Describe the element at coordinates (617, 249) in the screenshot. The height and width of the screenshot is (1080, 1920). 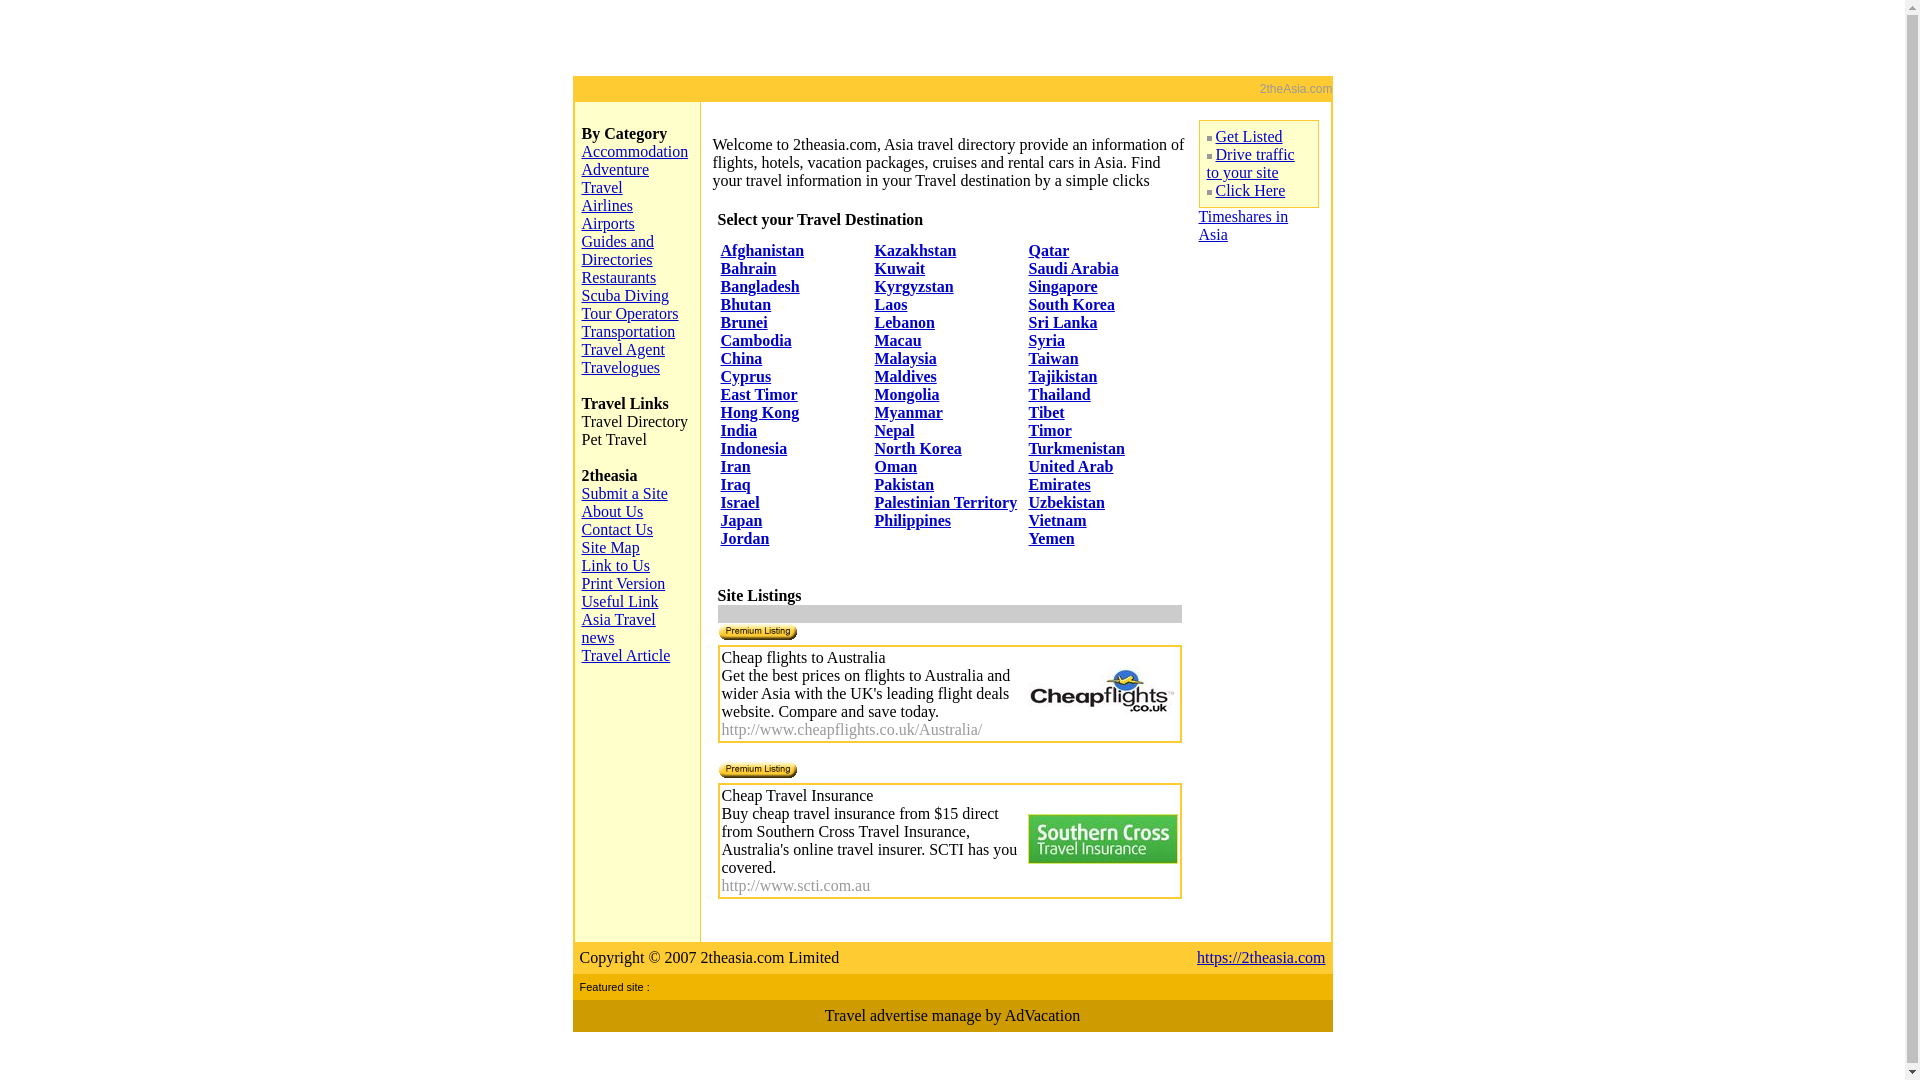
I see `'Guides and Directories'` at that location.